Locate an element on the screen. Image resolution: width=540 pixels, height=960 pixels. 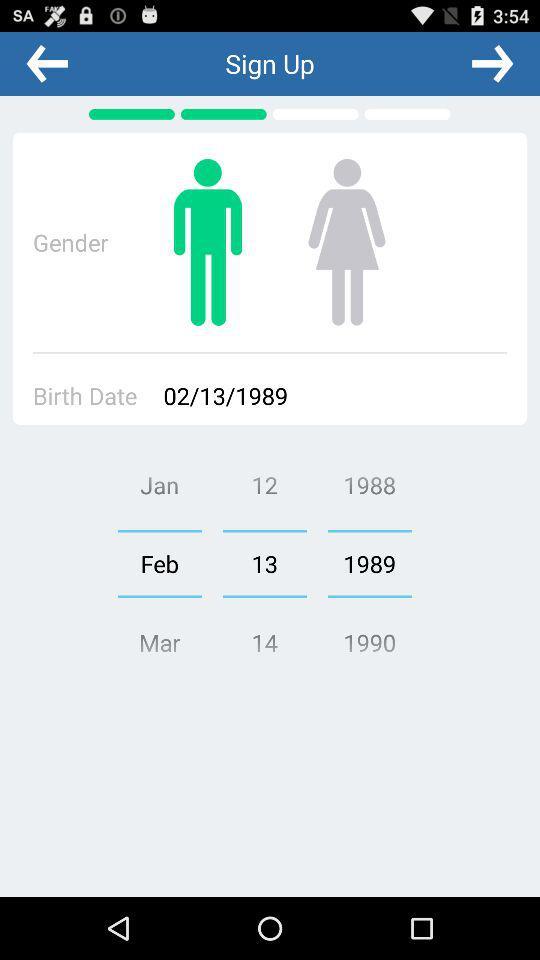
next page is located at coordinates (491, 63).